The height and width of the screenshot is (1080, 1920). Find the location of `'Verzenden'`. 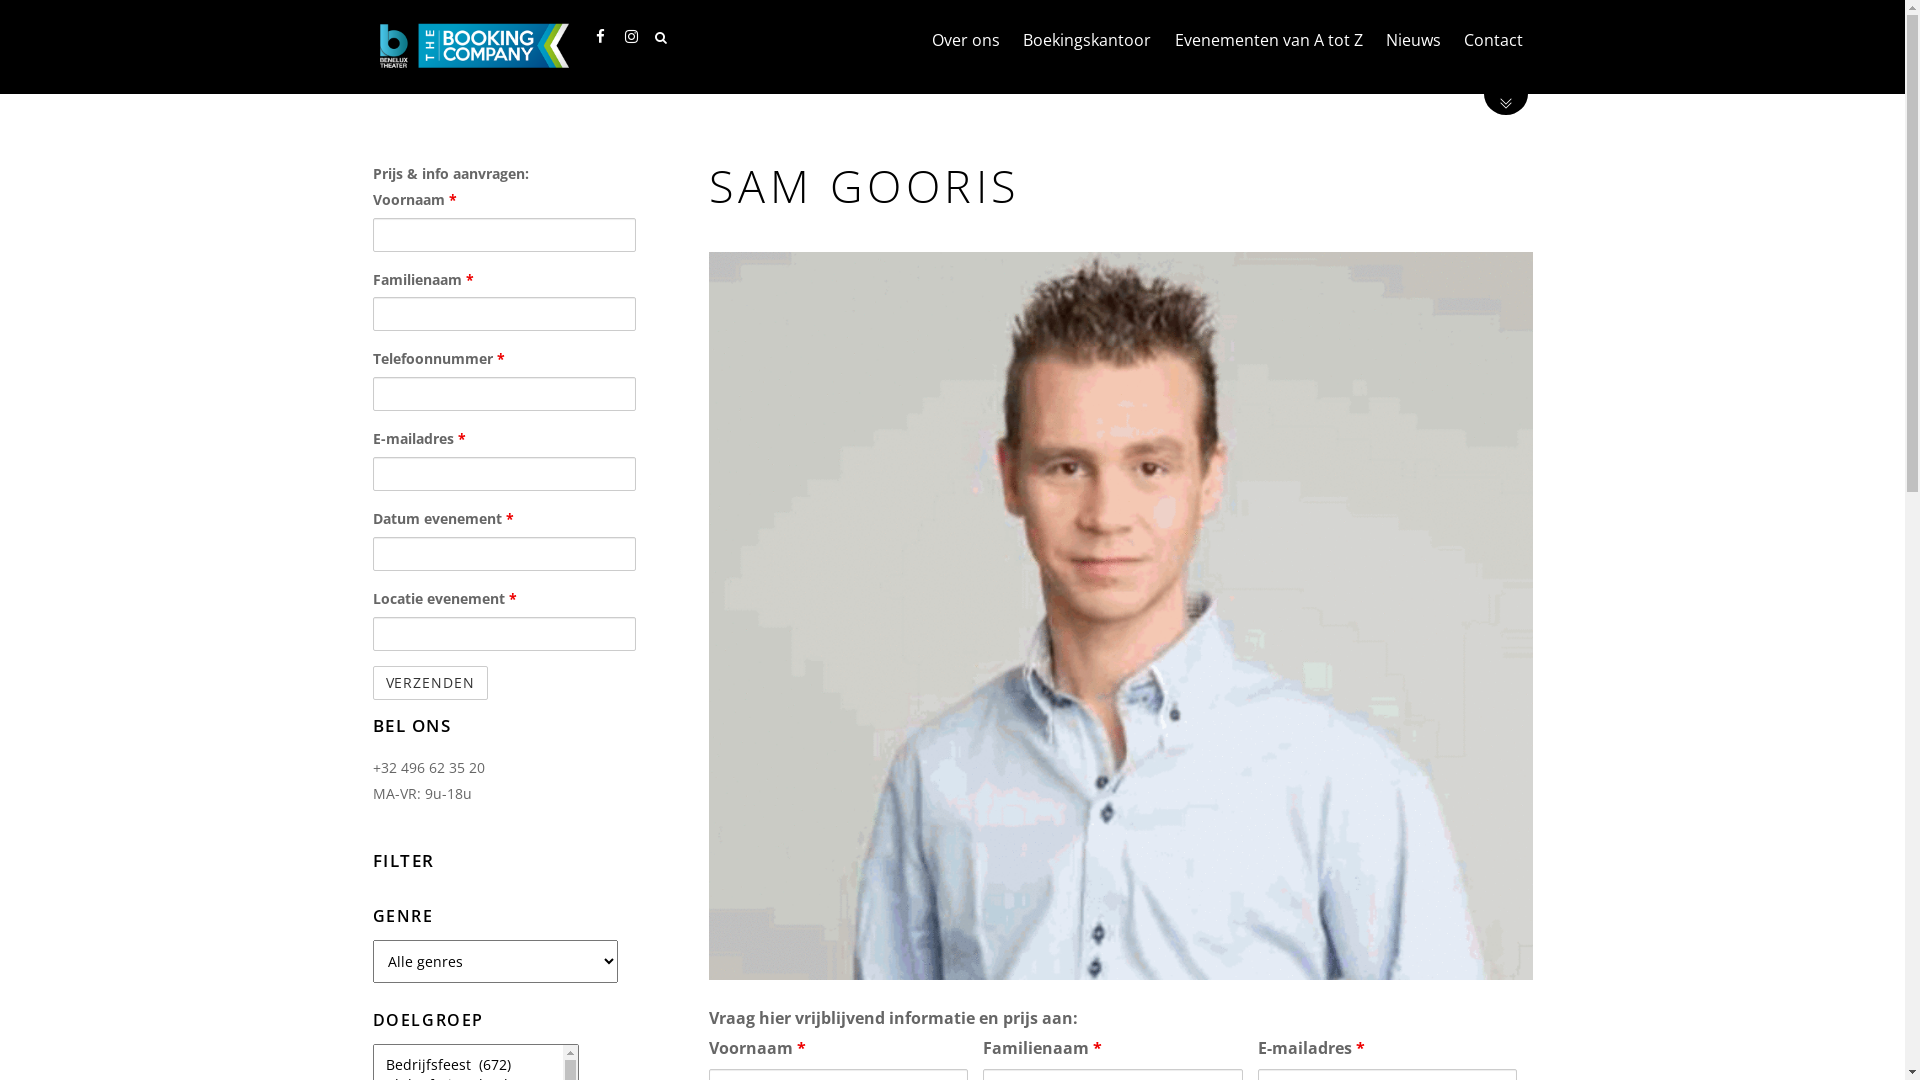

'Verzenden' is located at coordinates (428, 681).